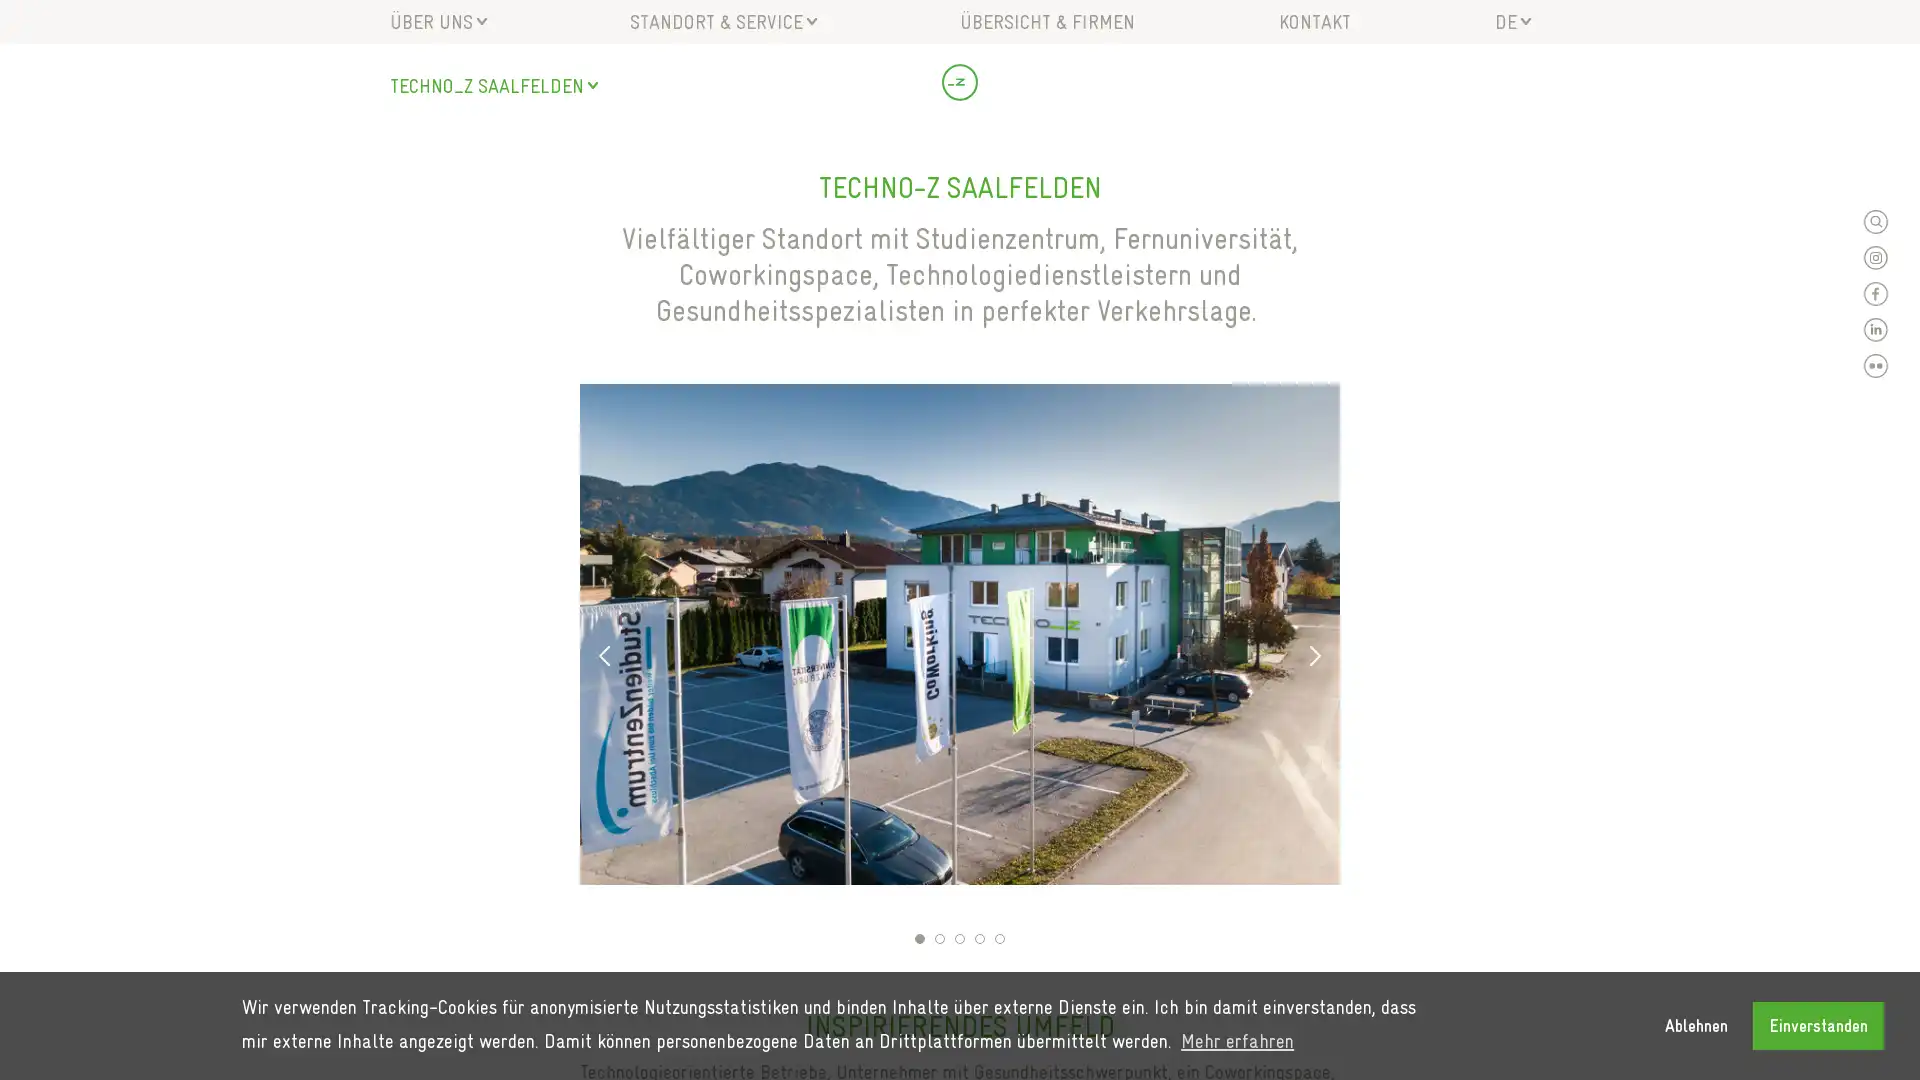 The width and height of the screenshot is (1920, 1080). I want to click on Previous, so click(603, 655).